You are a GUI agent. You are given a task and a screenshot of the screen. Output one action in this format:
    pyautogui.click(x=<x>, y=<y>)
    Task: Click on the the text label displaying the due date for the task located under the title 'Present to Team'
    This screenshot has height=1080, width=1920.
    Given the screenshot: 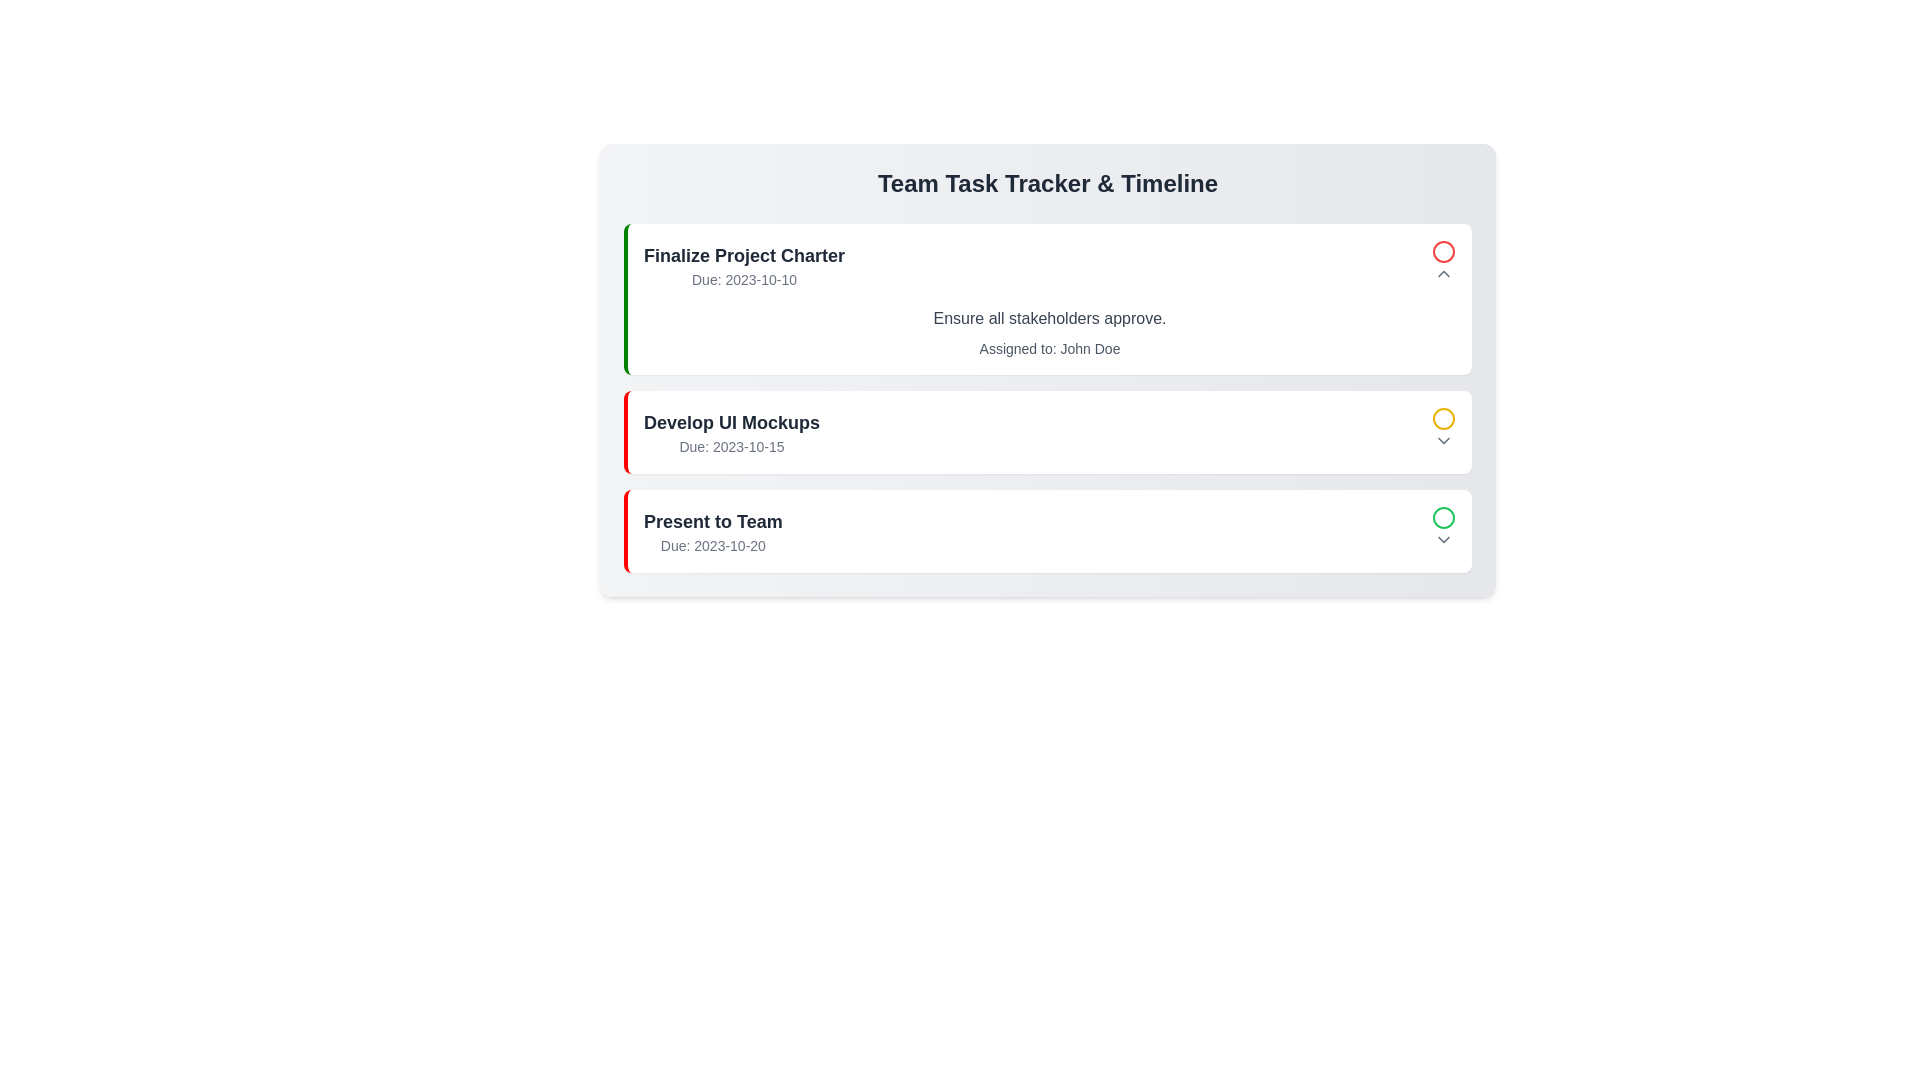 What is the action you would take?
    pyautogui.click(x=713, y=545)
    